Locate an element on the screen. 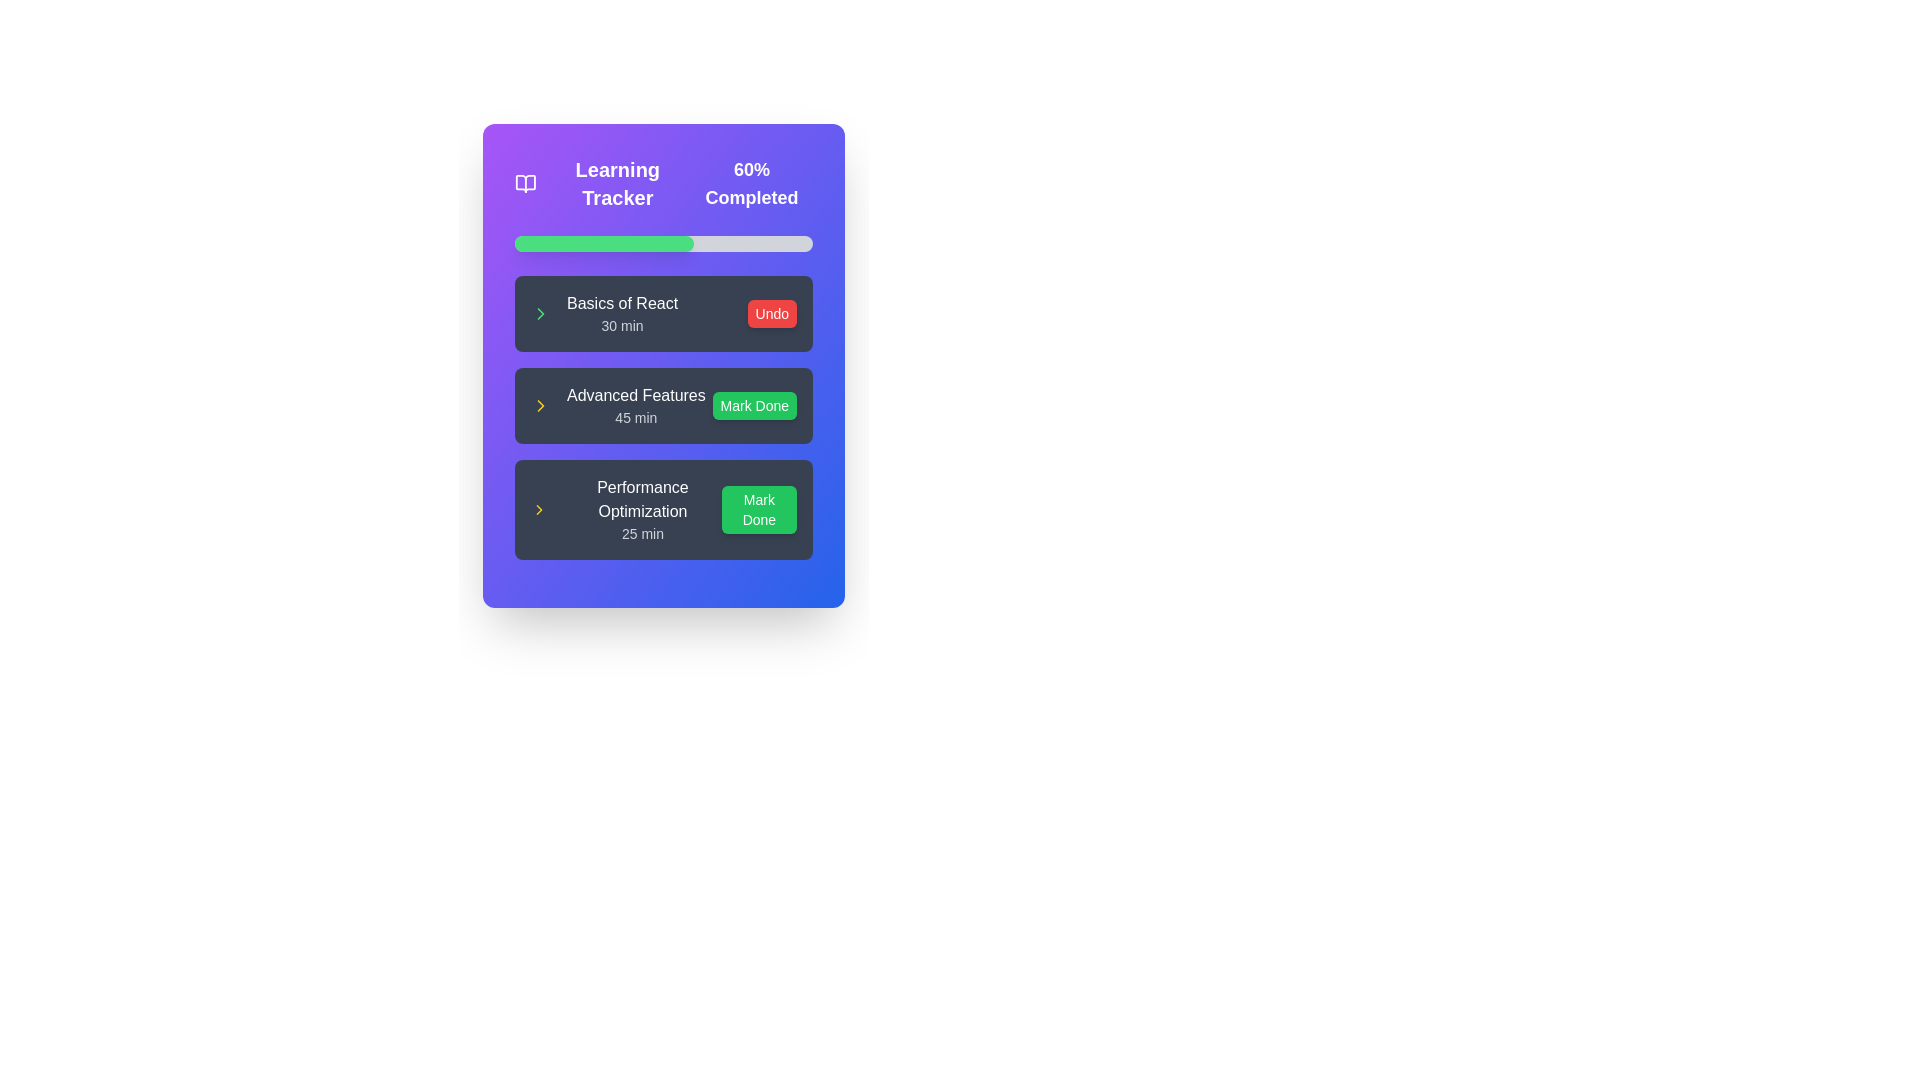  the horizontal progress bar located below the 'Learning Tracker' title and '60% Completed' indicator, which is styled with a gray background and a green filled portion is located at coordinates (663, 242).